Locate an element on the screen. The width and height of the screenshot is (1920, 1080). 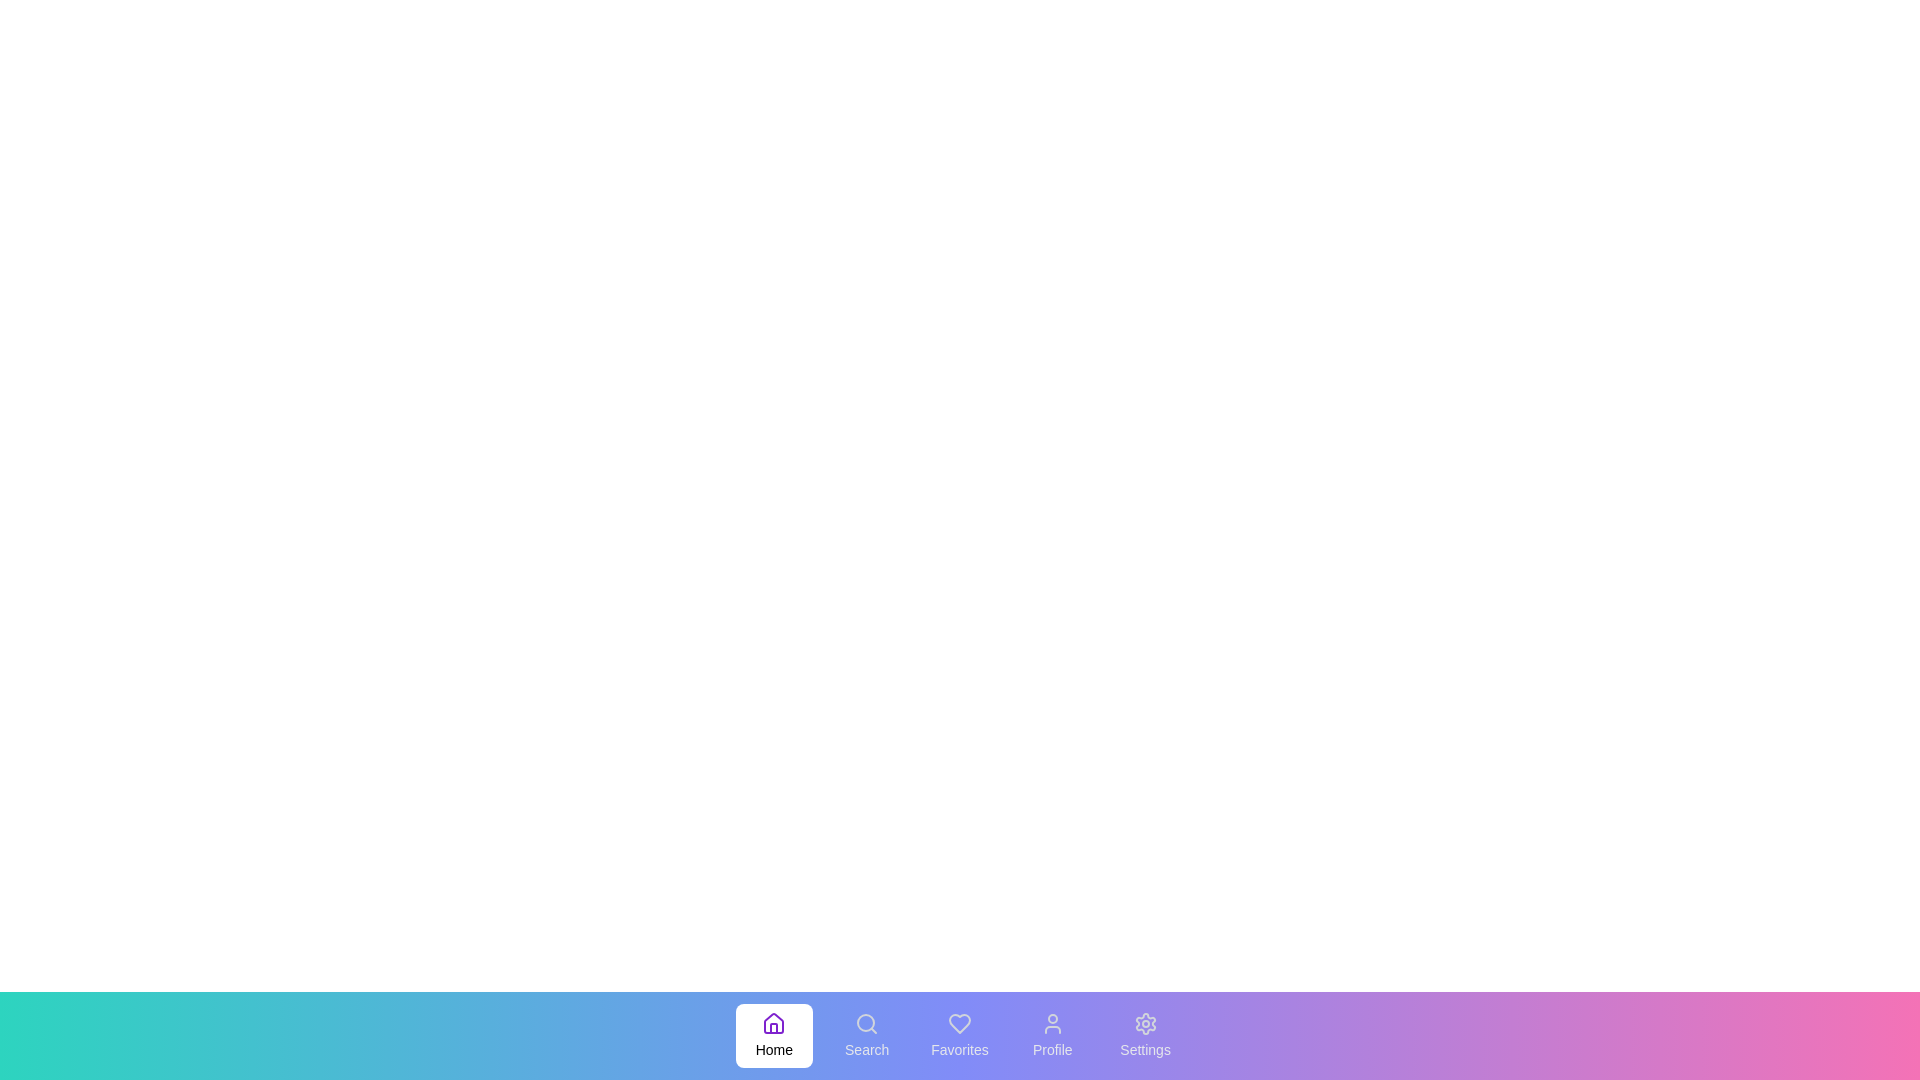
the menu item Profile by clicking on it is located at coordinates (1051, 1035).